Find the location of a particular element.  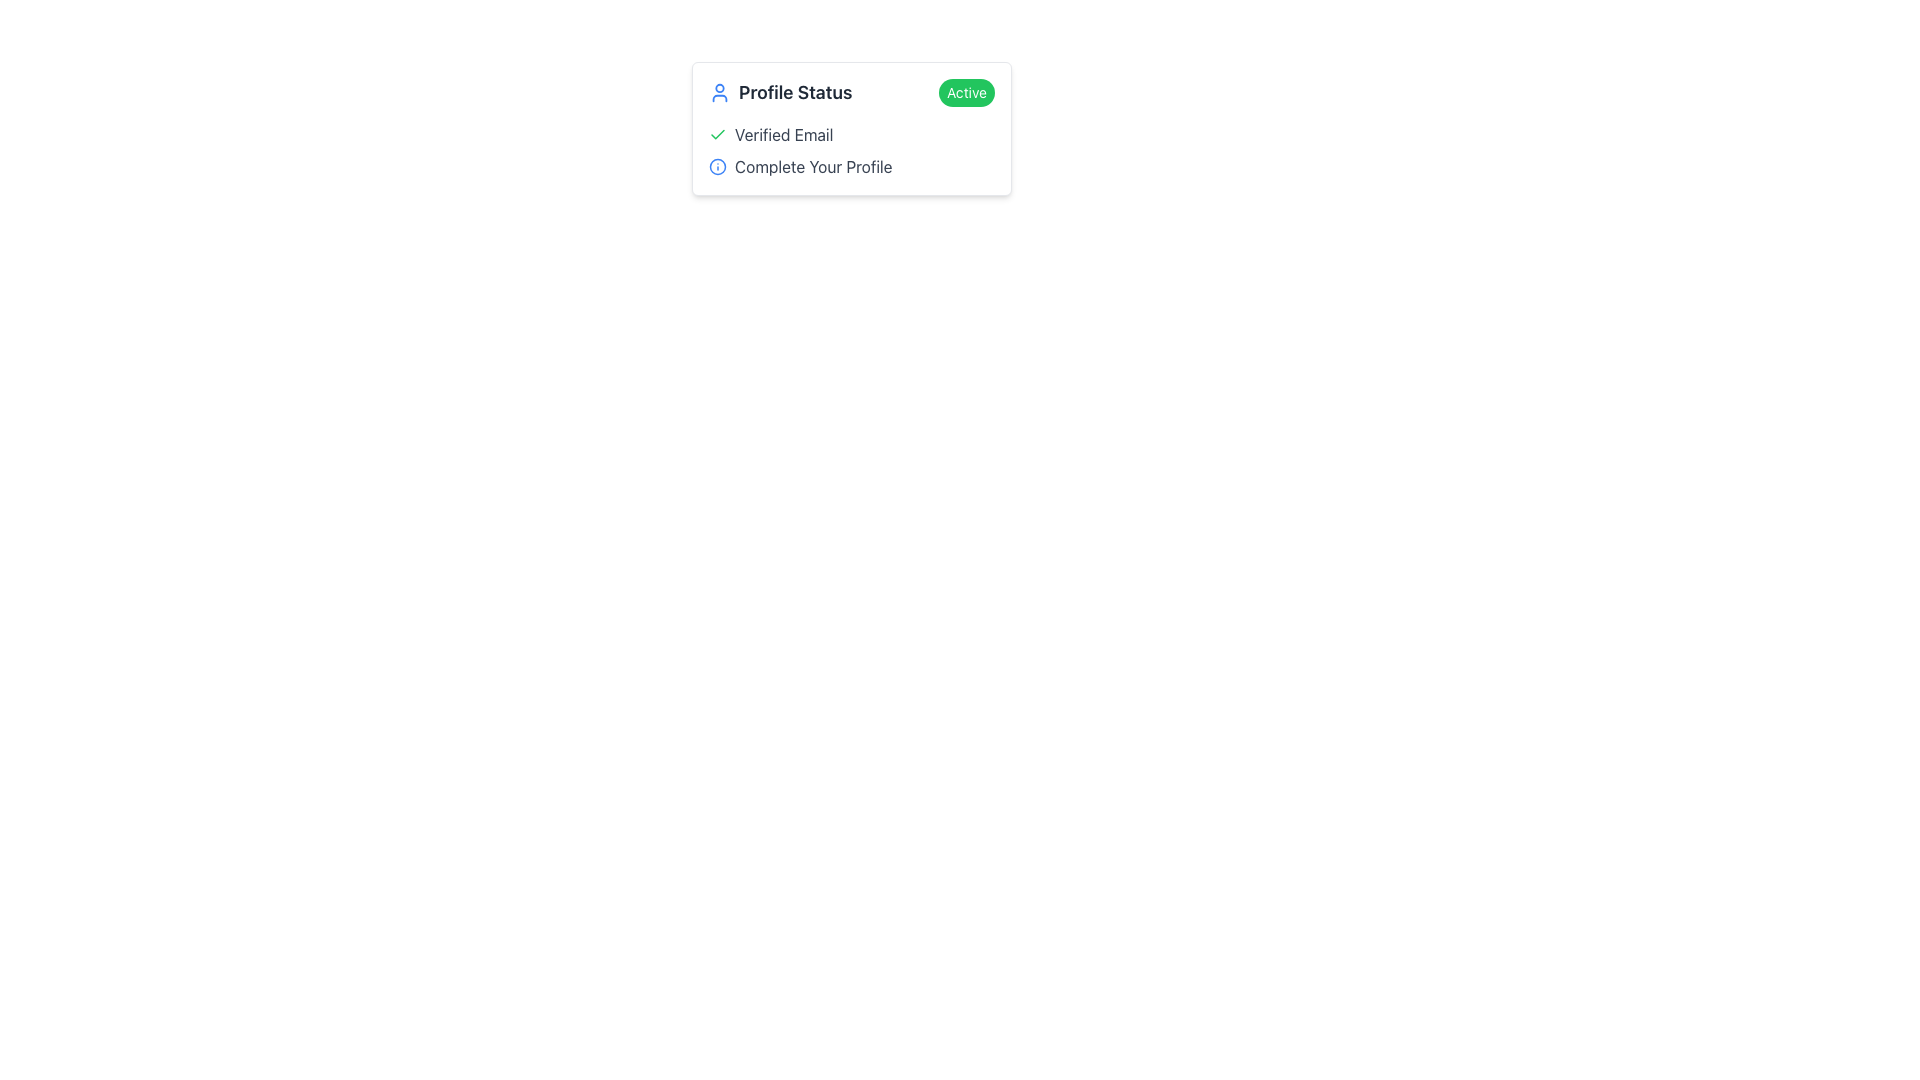

the label titled 'Profile Status' which is located in the upper-left part of the card interface, immediately to the left of the 'Active' status badge, to engage with surrounding elements is located at coordinates (779, 92).